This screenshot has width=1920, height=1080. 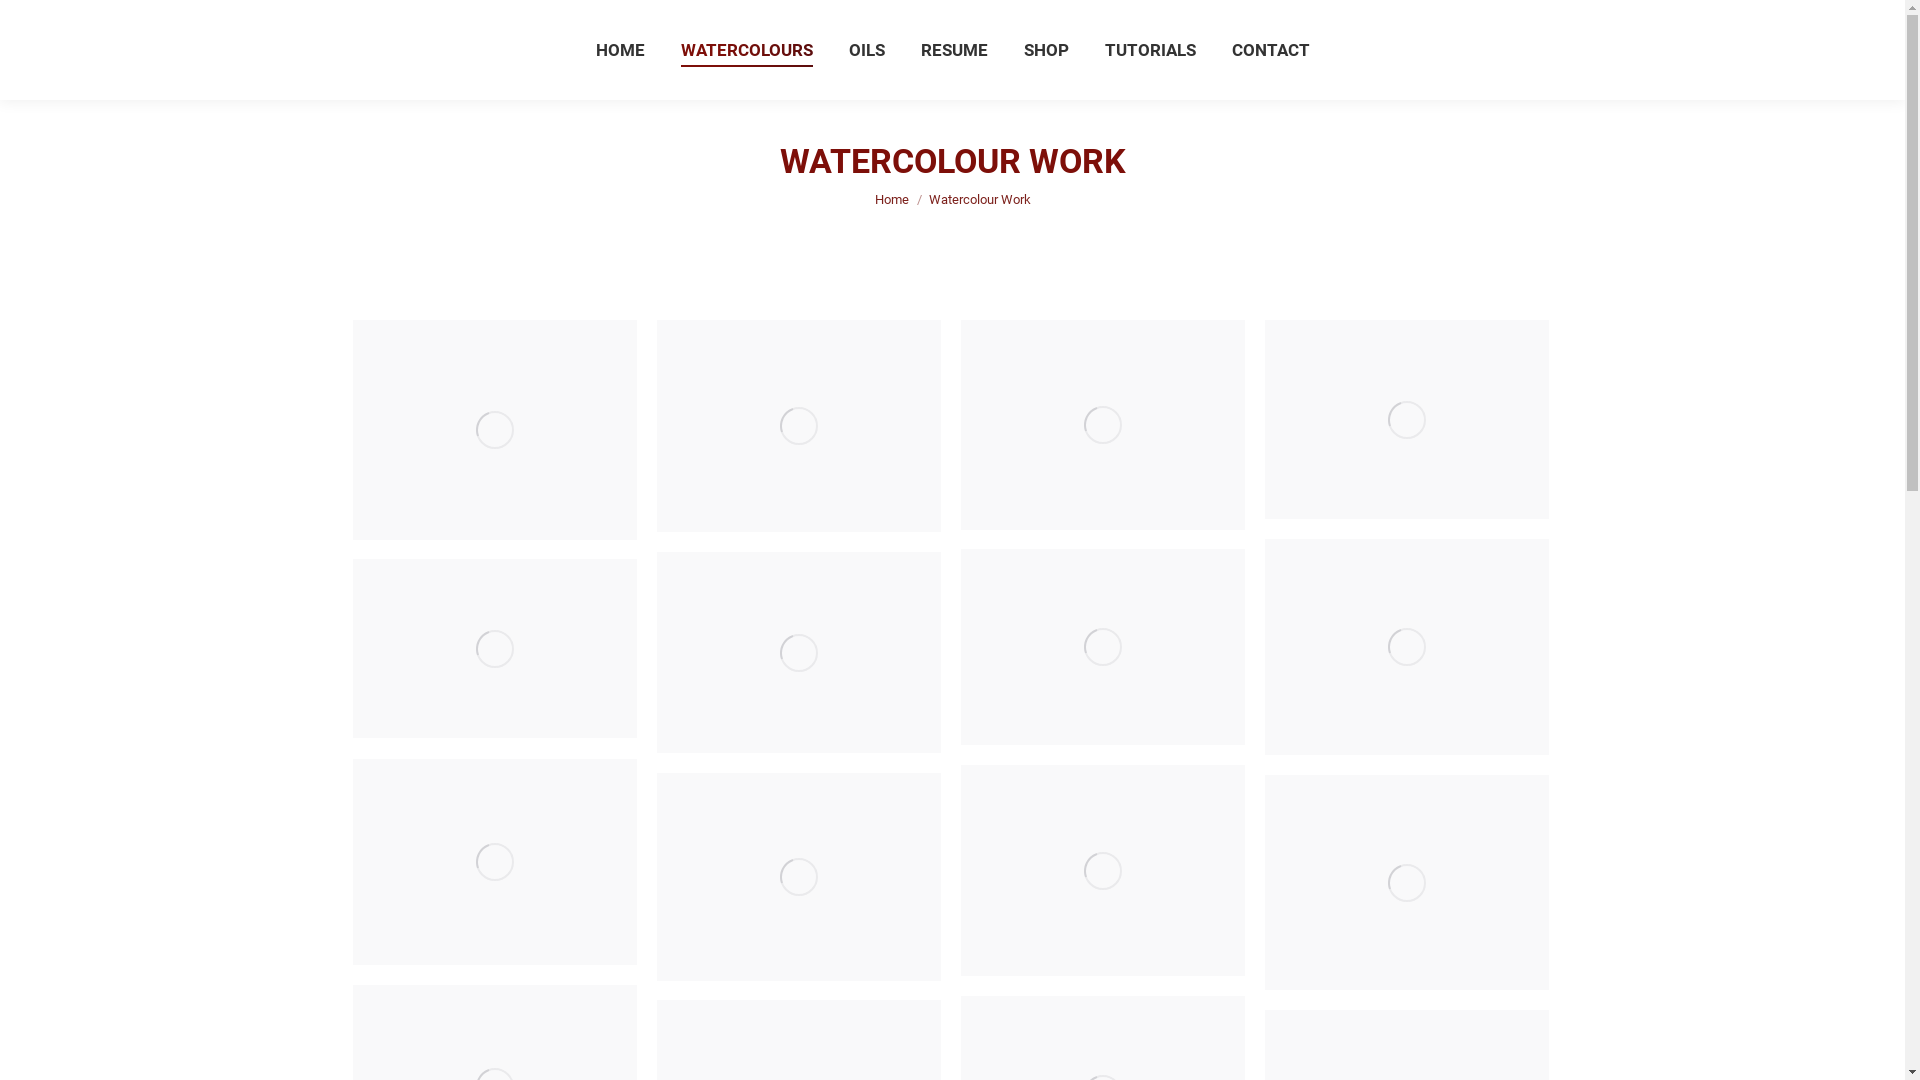 I want to click on 'HOME', so click(x=590, y=49).